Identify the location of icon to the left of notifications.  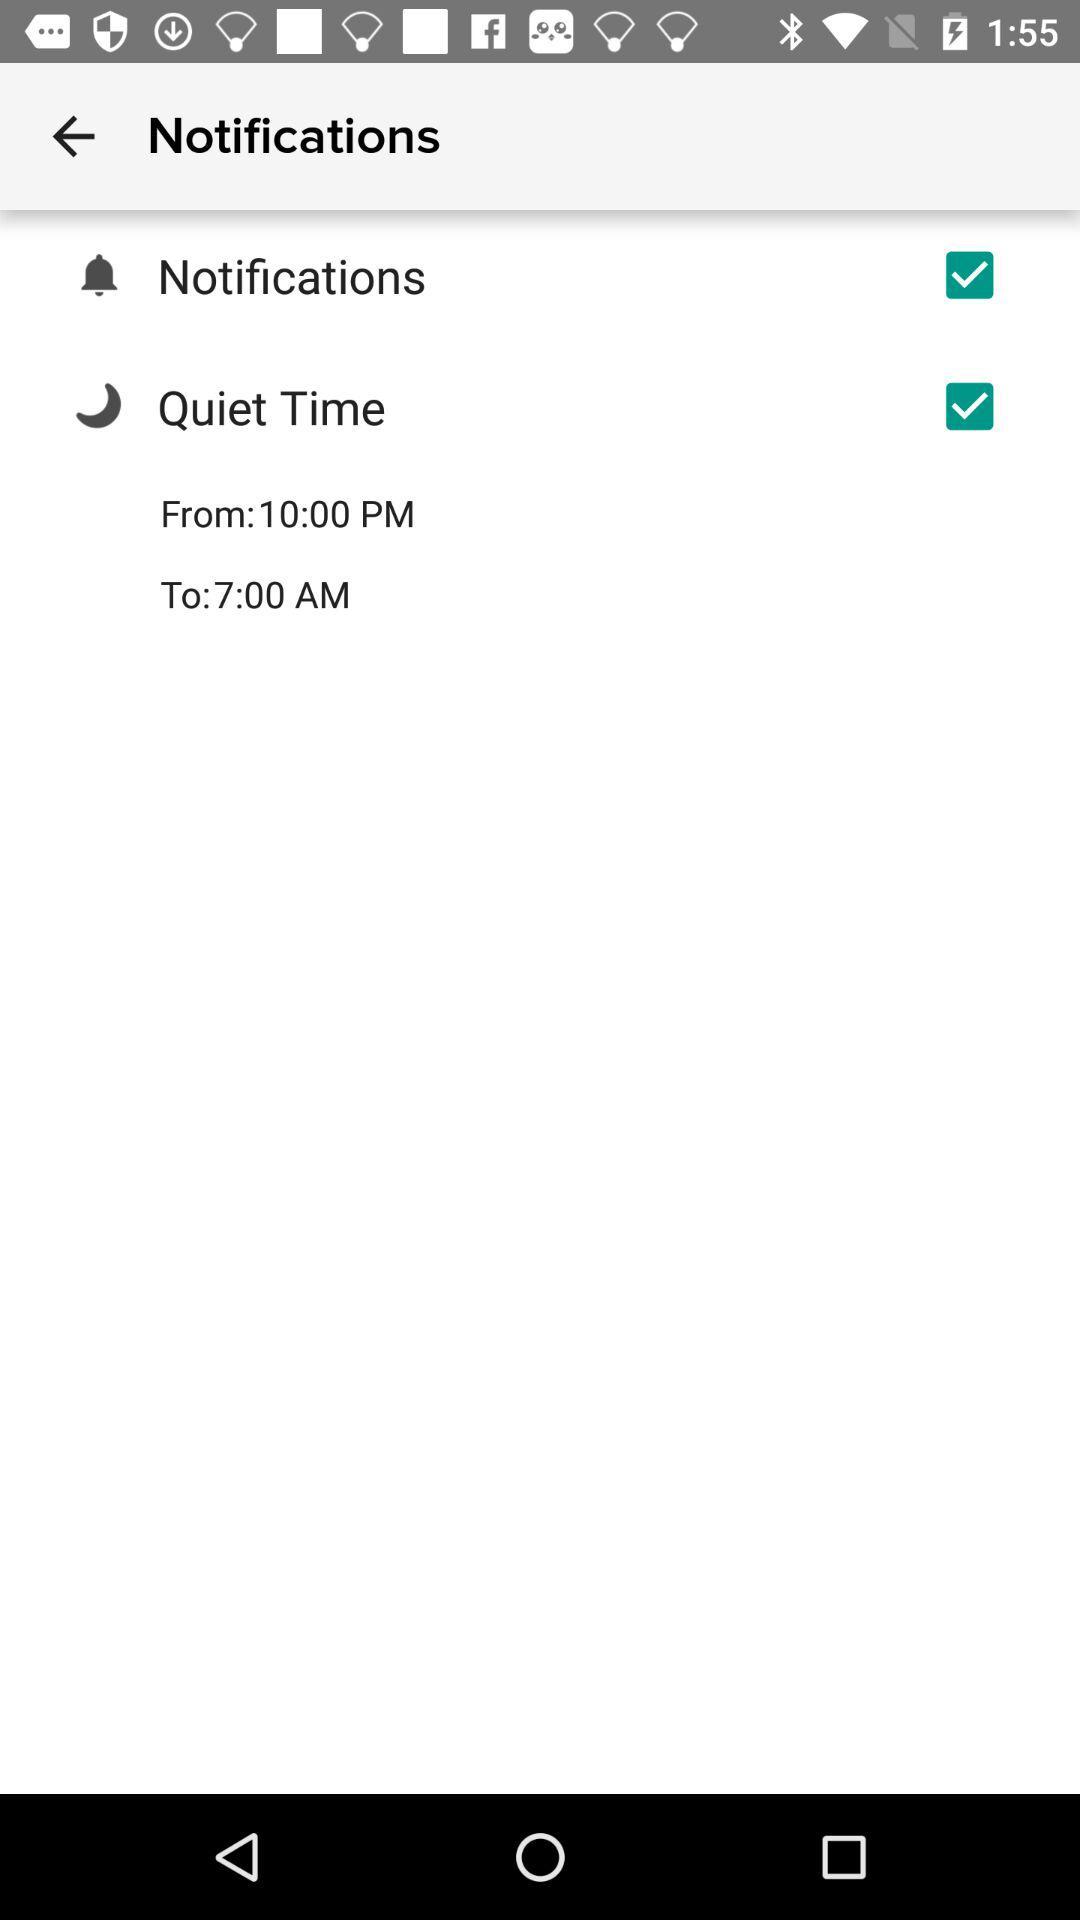
(72, 135).